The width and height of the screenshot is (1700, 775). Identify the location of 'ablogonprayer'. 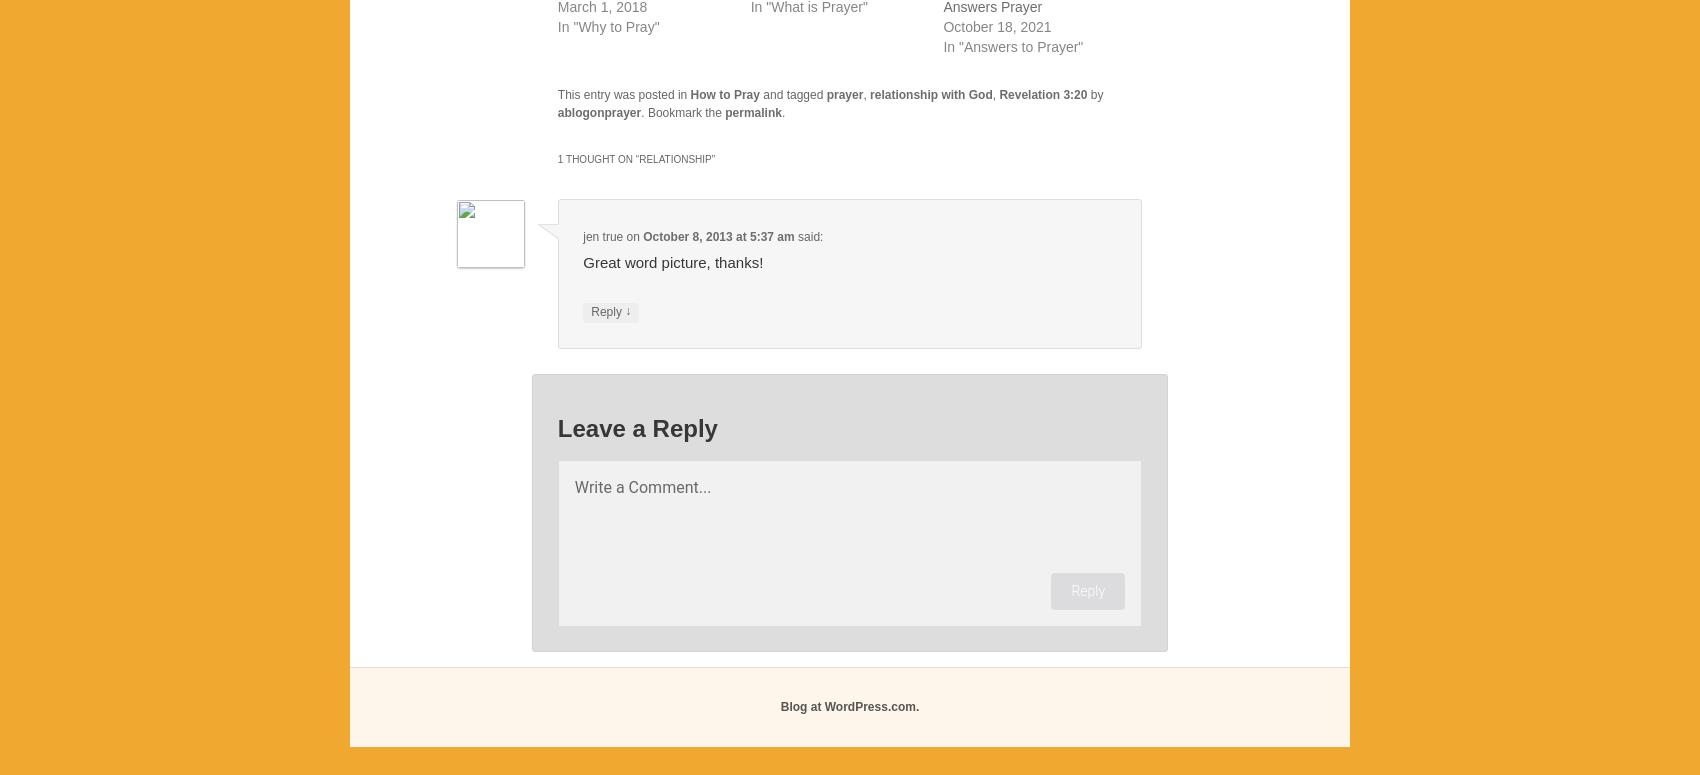
(598, 112).